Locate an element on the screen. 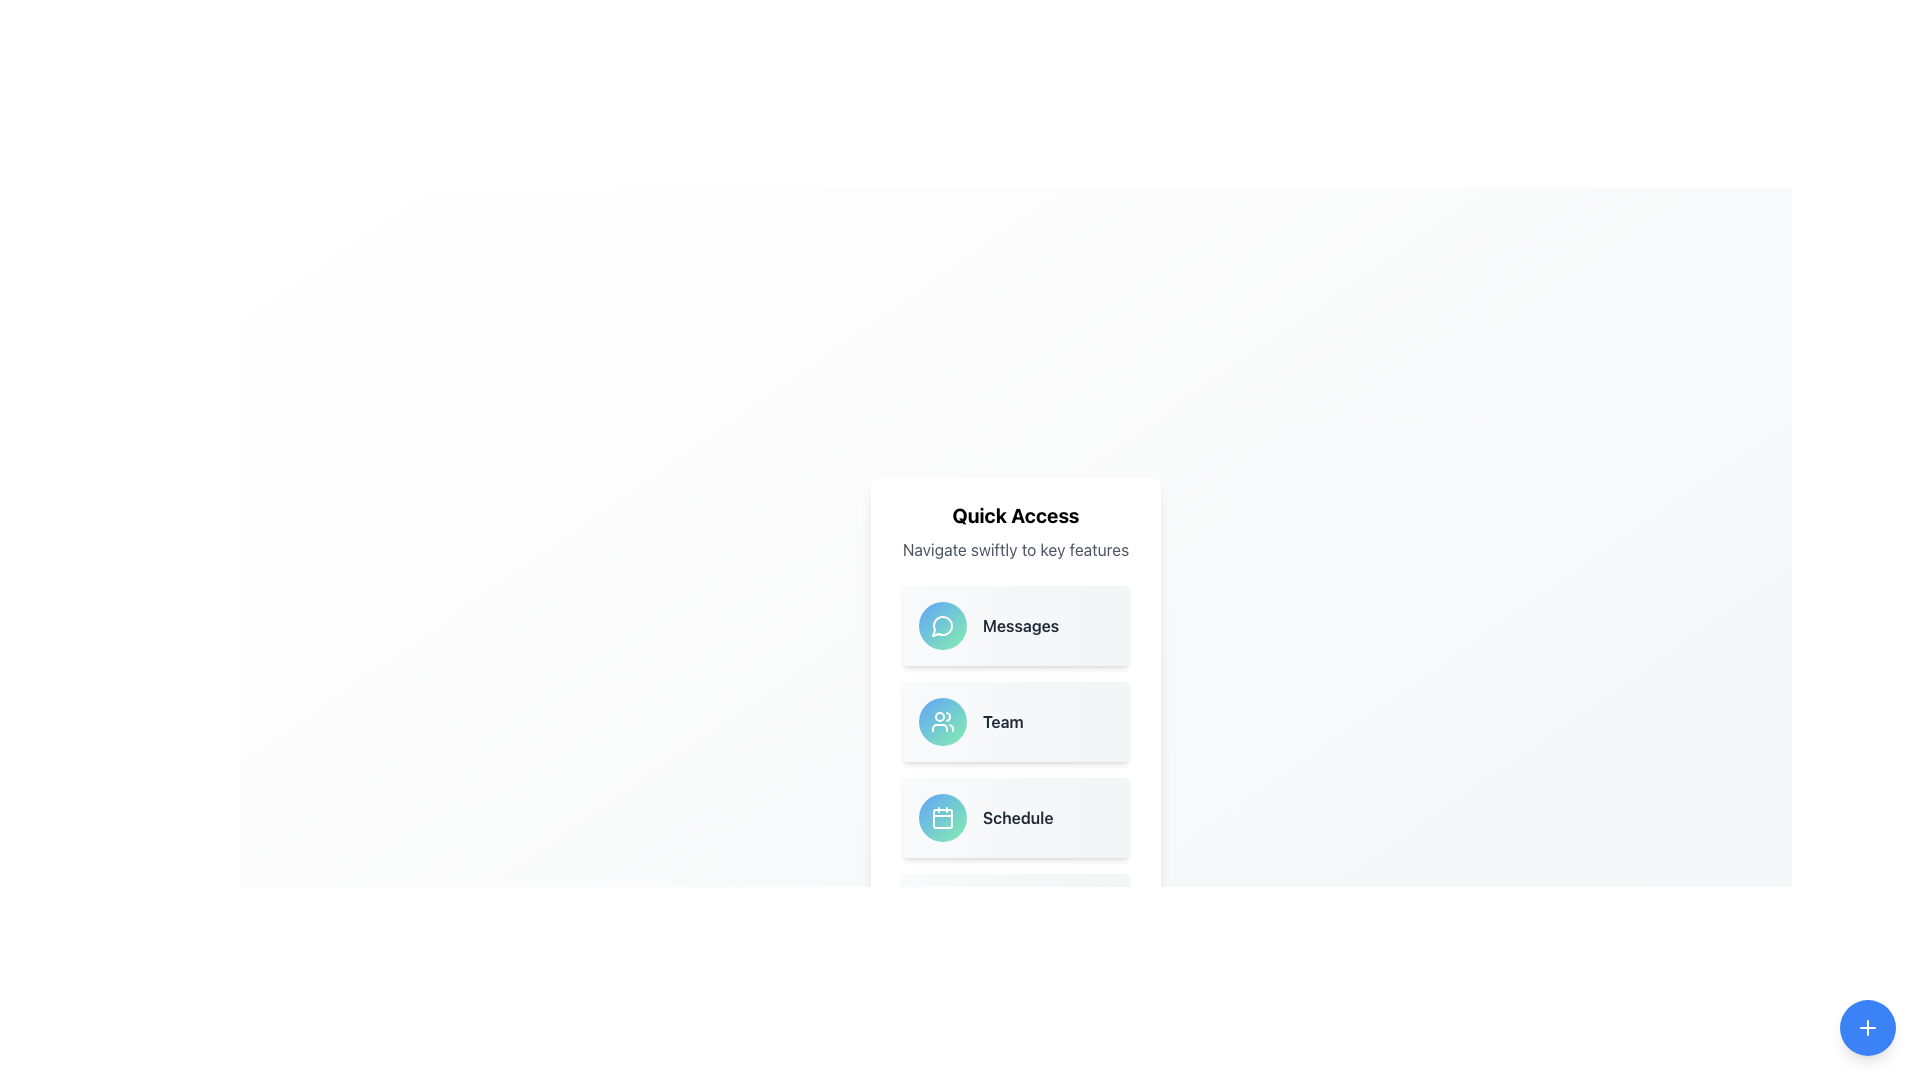 Image resolution: width=1920 pixels, height=1080 pixels. the 'Messages' Feature Card is located at coordinates (1016, 624).